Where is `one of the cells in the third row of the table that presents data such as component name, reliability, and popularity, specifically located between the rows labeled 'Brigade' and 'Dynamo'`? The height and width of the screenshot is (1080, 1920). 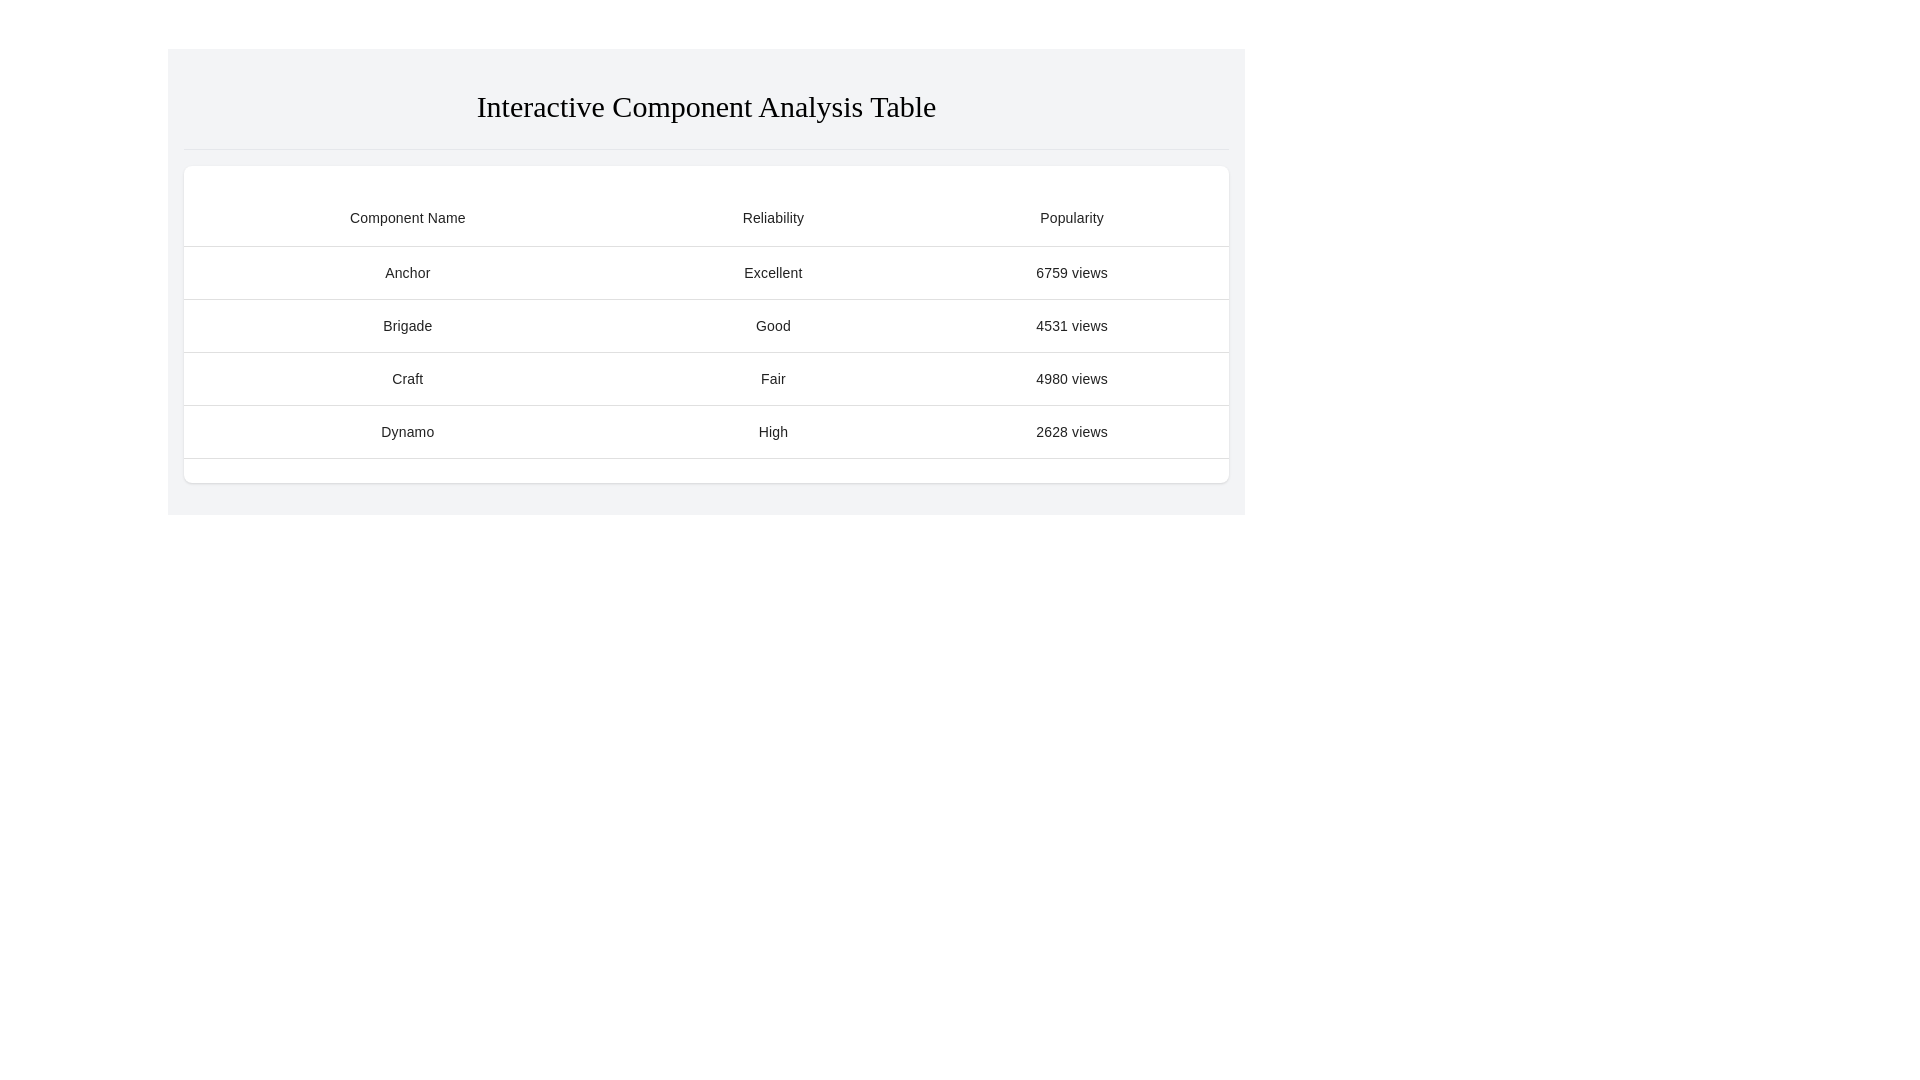
one of the cells in the third row of the table that presents data such as component name, reliability, and popularity, specifically located between the rows labeled 'Brigade' and 'Dynamo' is located at coordinates (706, 379).